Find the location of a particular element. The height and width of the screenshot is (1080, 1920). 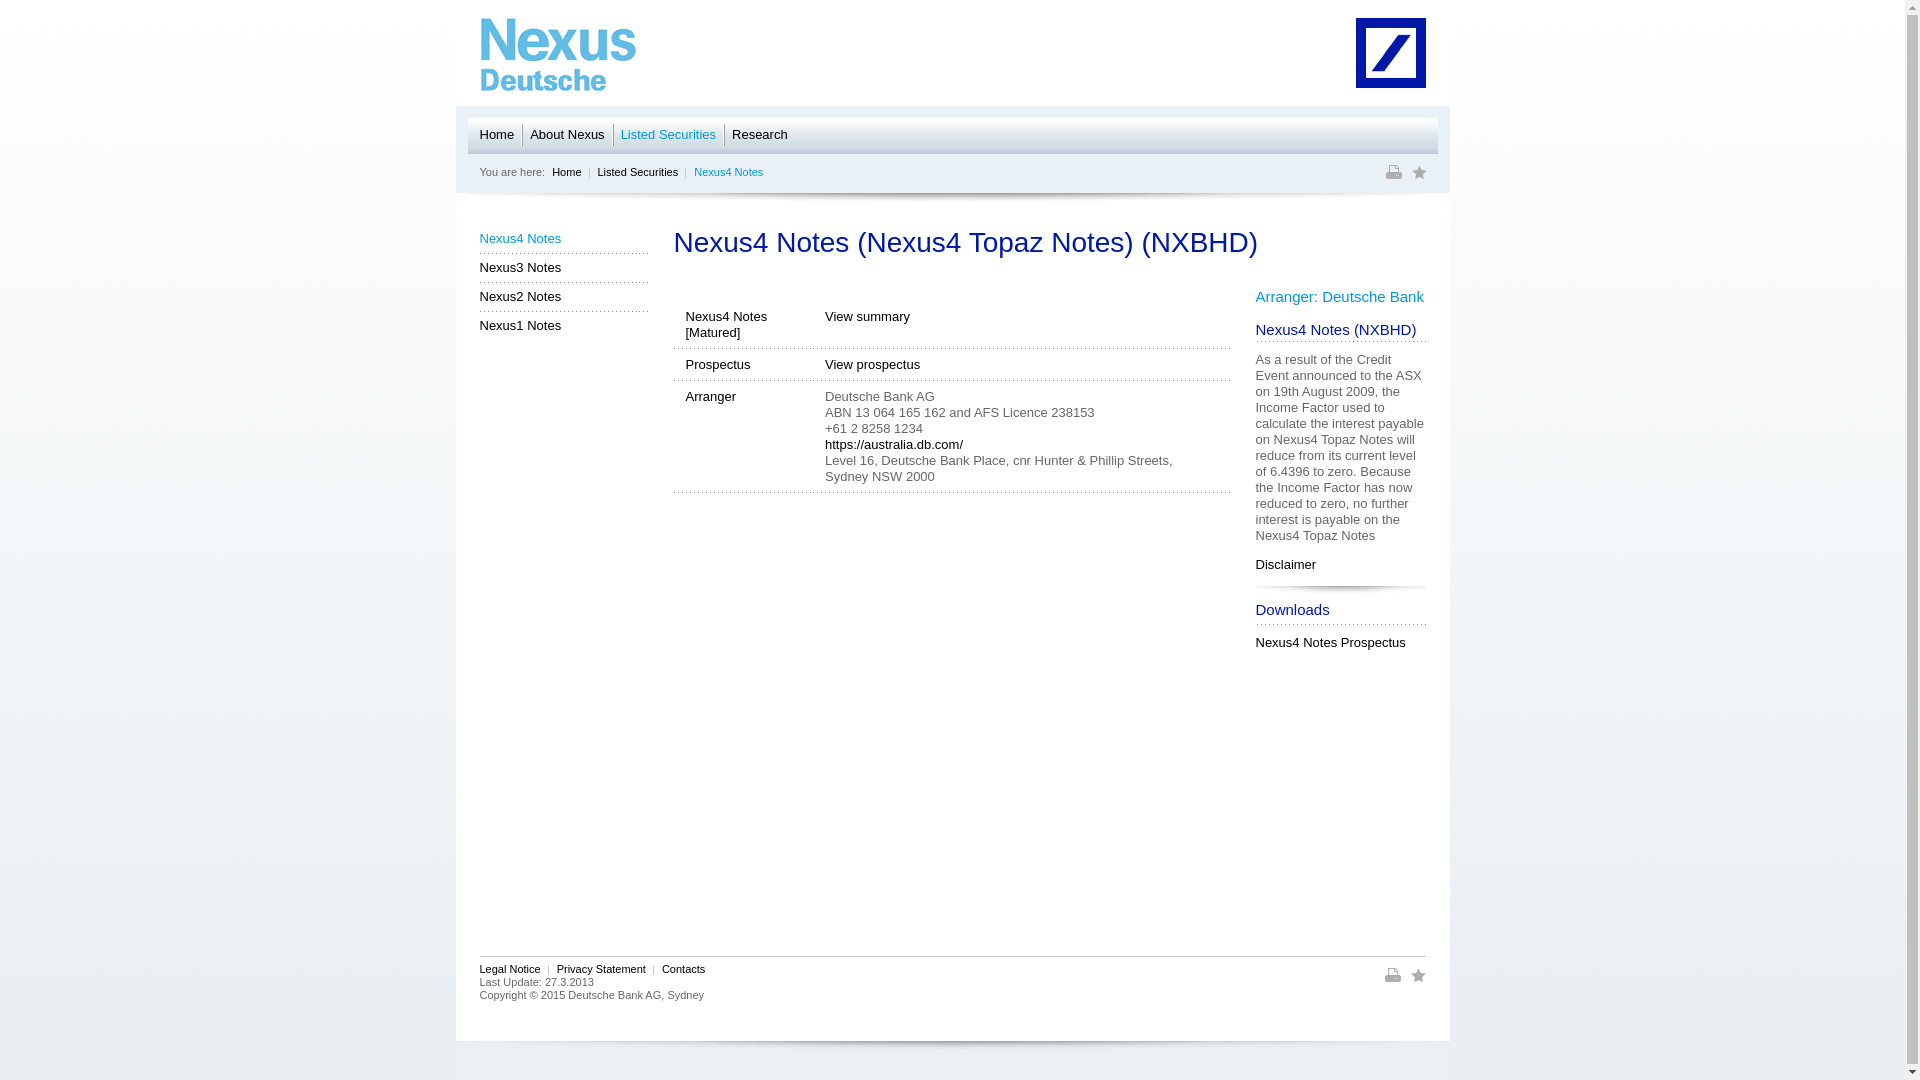

'About Nexus' is located at coordinates (529, 135).